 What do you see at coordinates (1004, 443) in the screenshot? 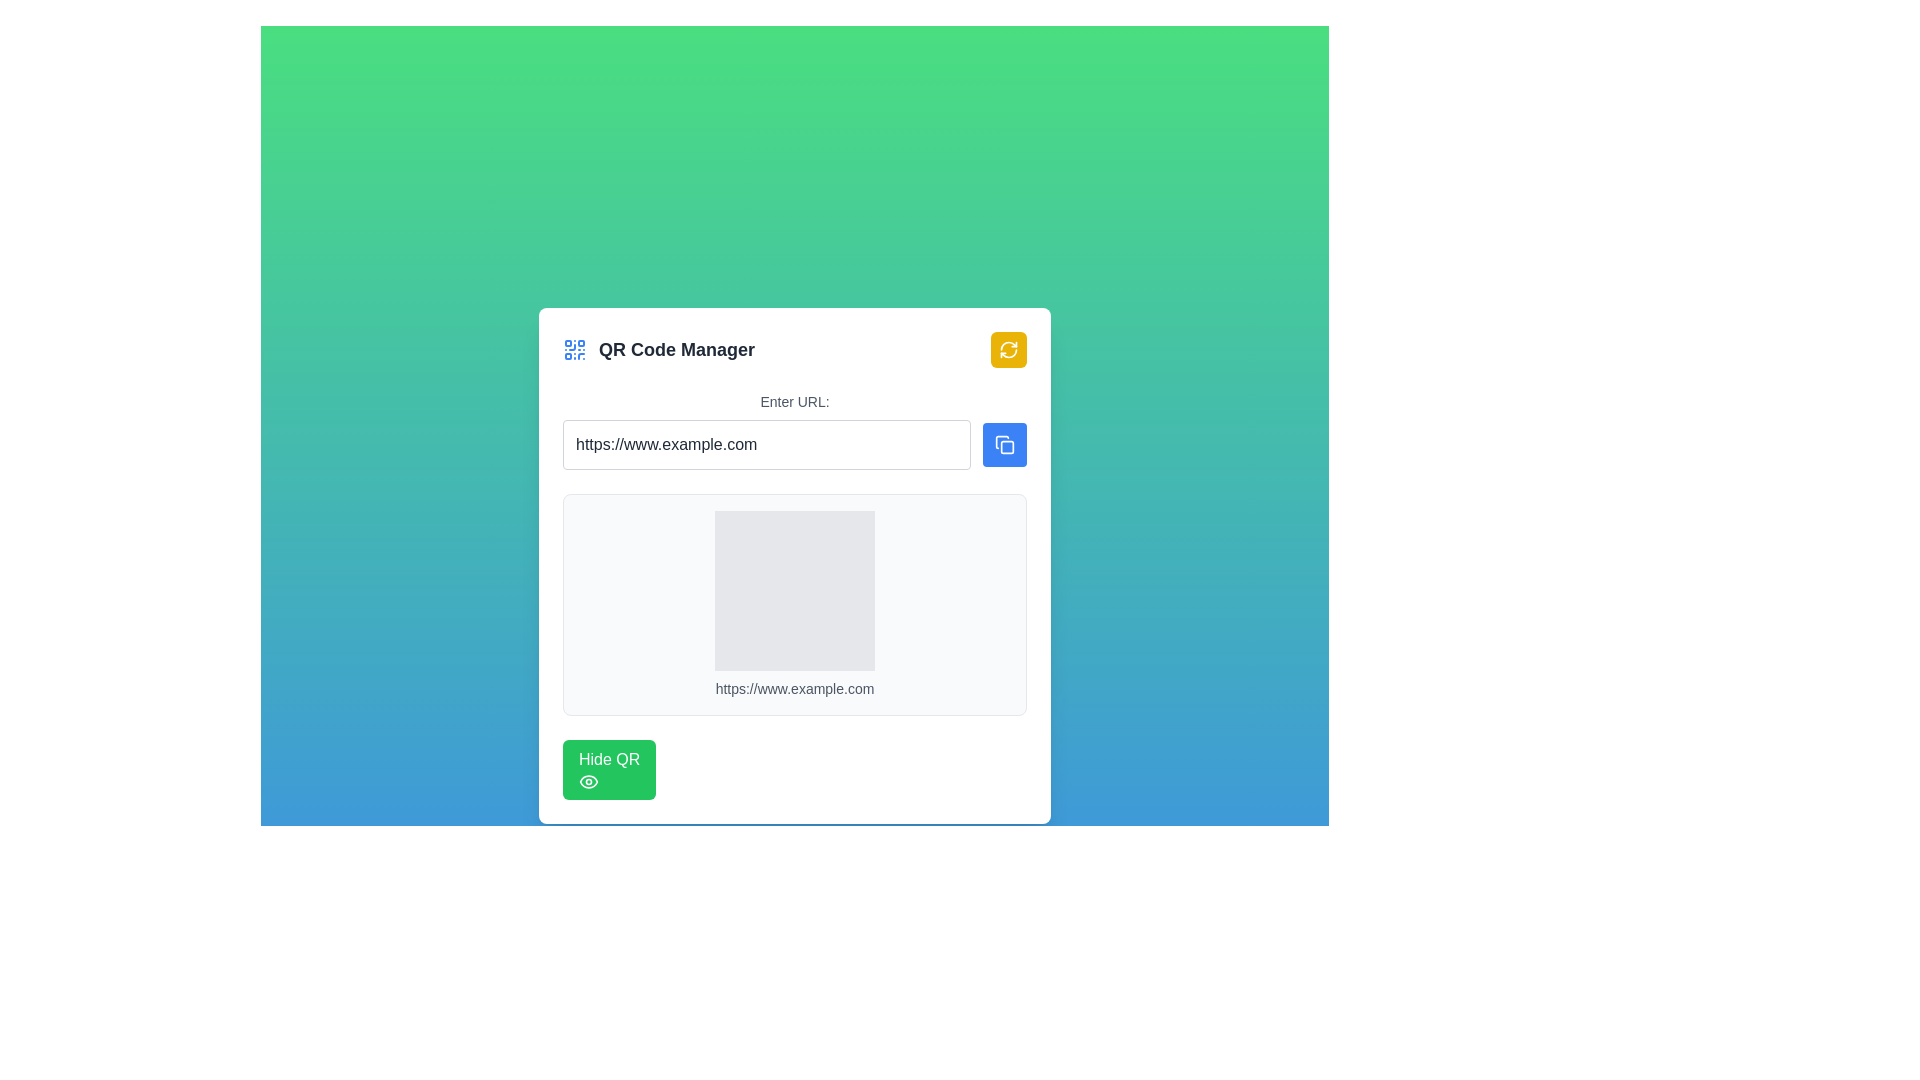
I see `the Button with a copy icon located to the right of the text input field containing 'https://www.example.com' in the QR Code Manager card for accessibility purposes` at bounding box center [1004, 443].